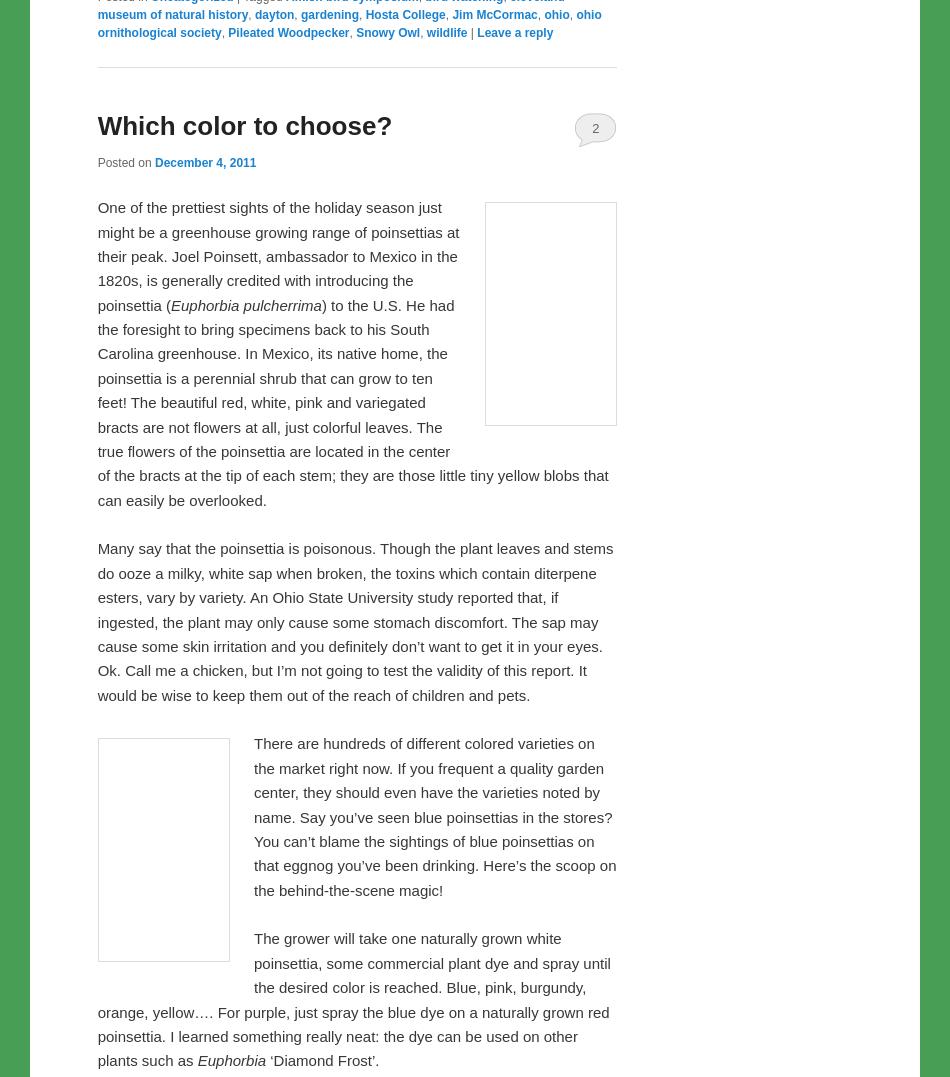 Image resolution: width=950 pixels, height=1077 pixels. I want to click on 'Hosta College', so click(403, 433).